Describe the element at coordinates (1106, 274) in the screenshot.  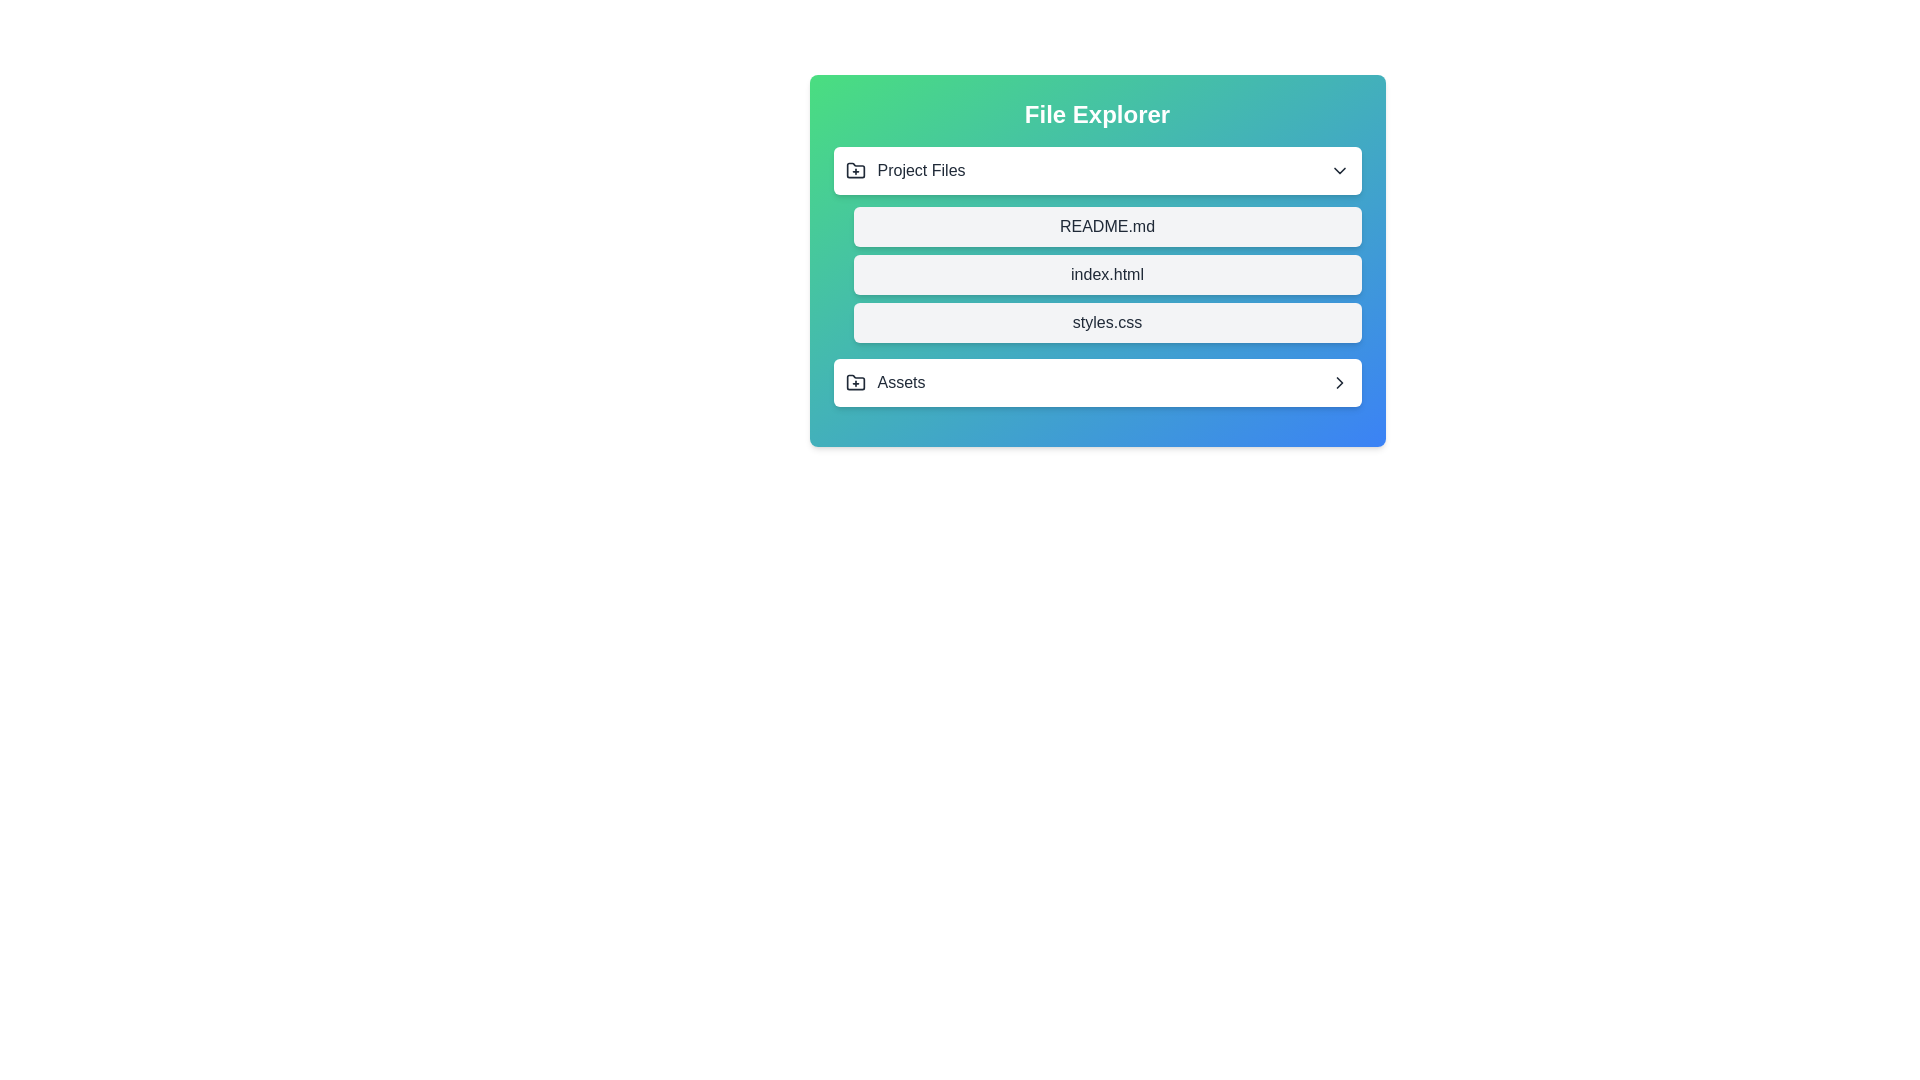
I see `the 'index.html' File entry button located in the 'Project Files' section of the File Explorer card` at that location.